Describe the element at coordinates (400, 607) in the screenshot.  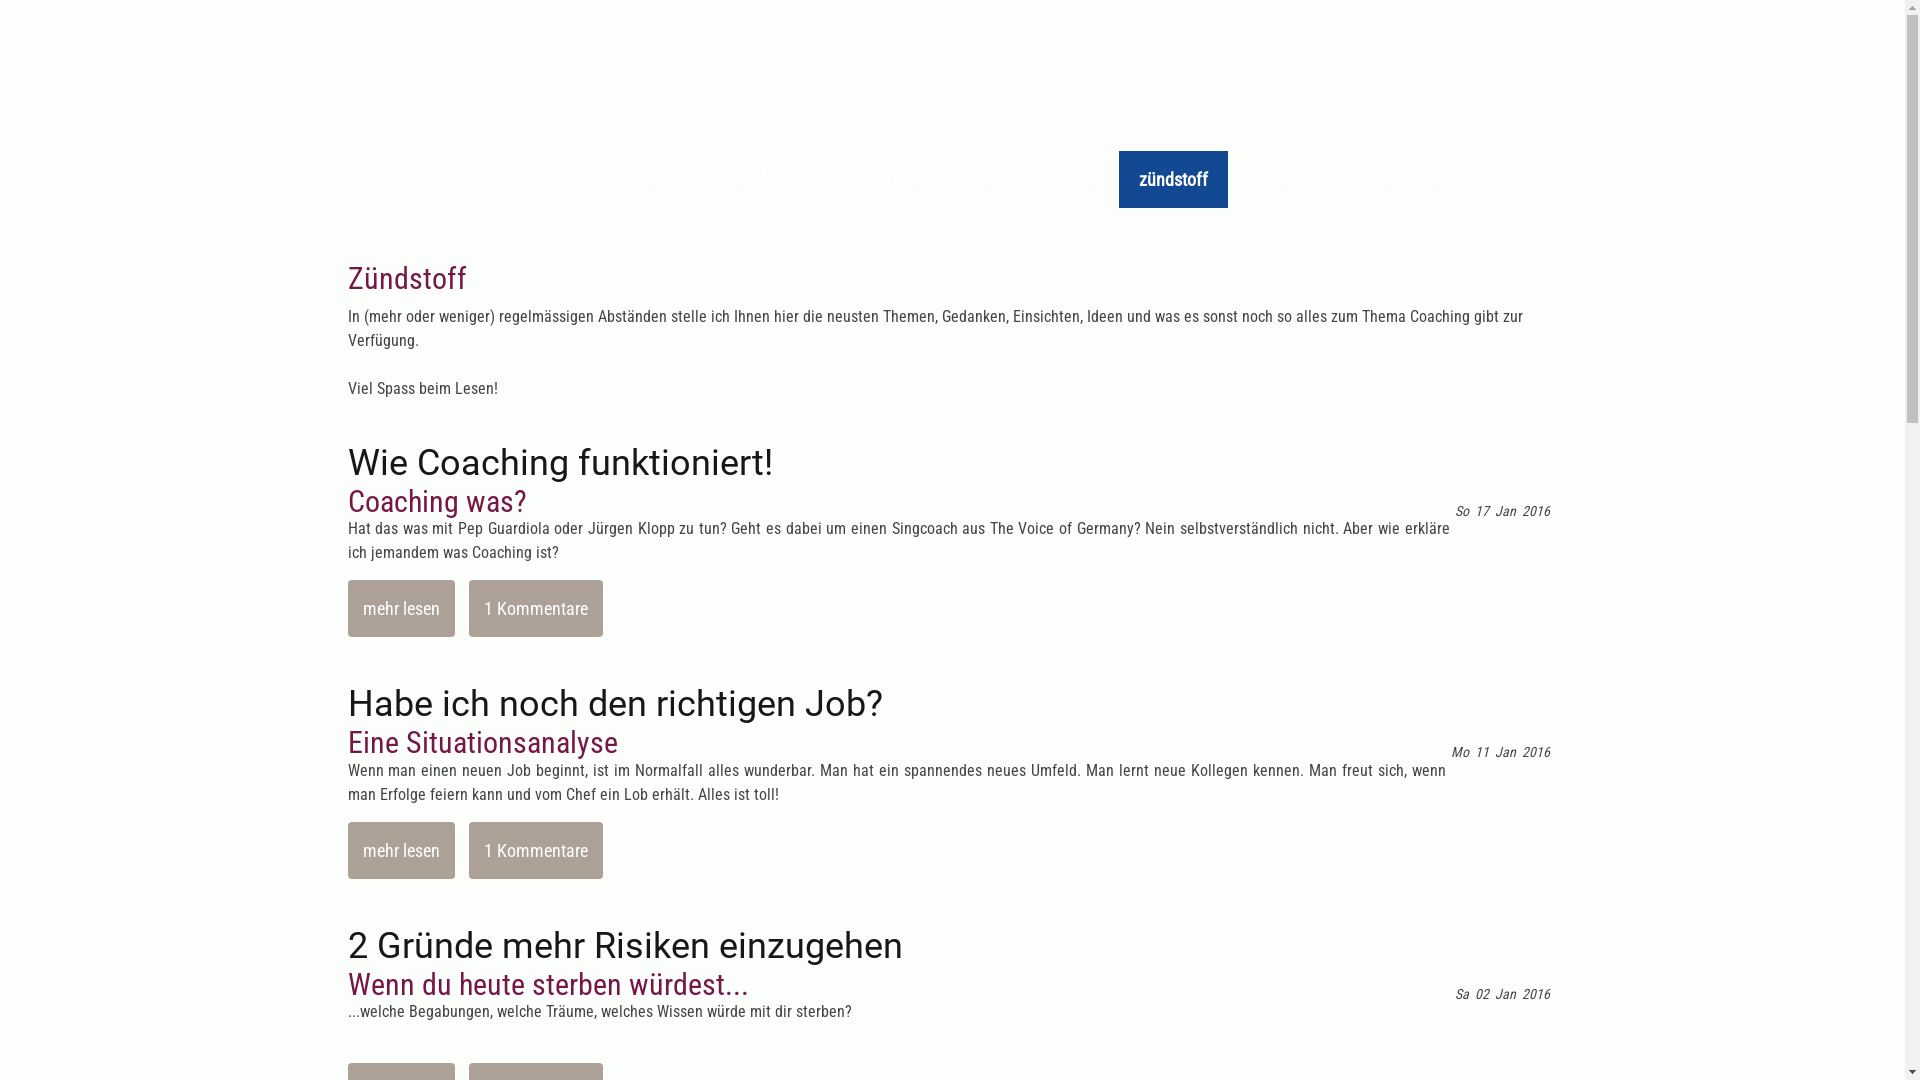
I see `'mehr lesen'` at that location.